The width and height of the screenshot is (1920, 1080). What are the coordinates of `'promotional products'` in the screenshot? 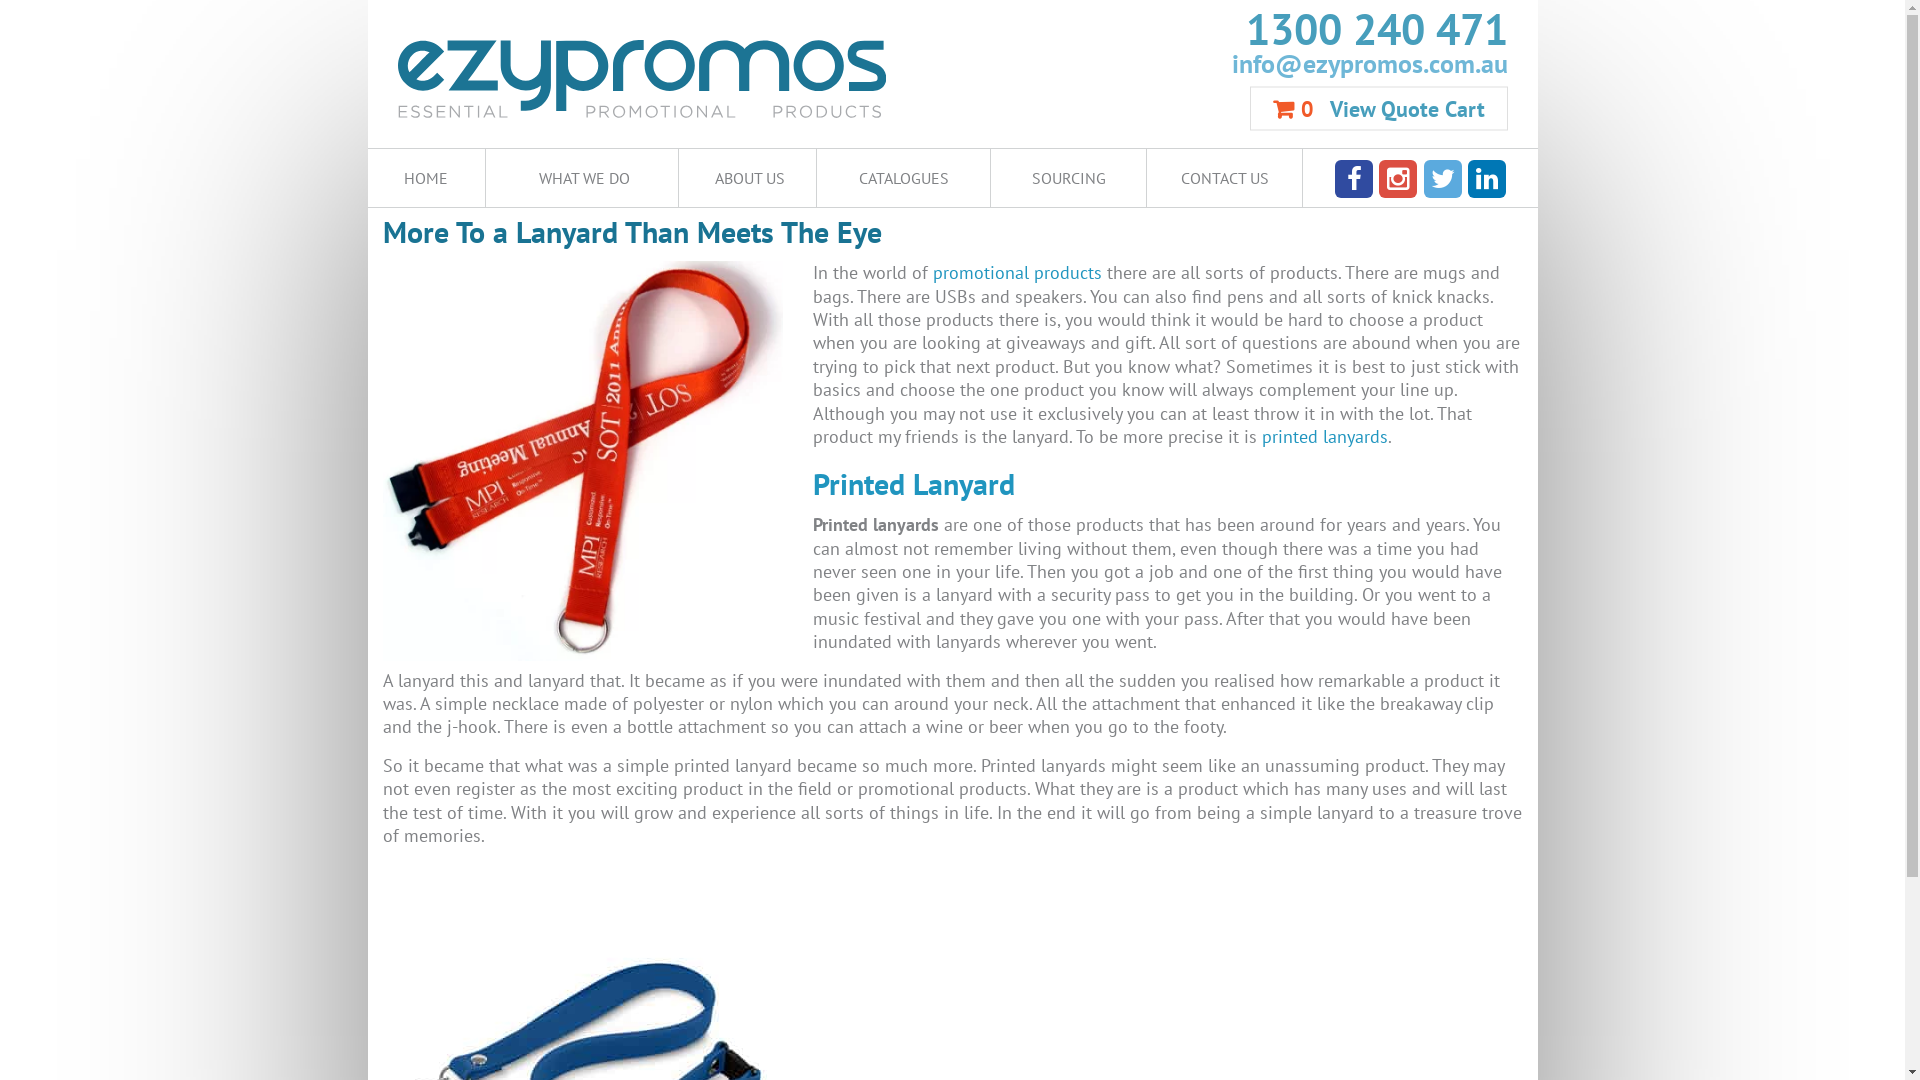 It's located at (1016, 272).